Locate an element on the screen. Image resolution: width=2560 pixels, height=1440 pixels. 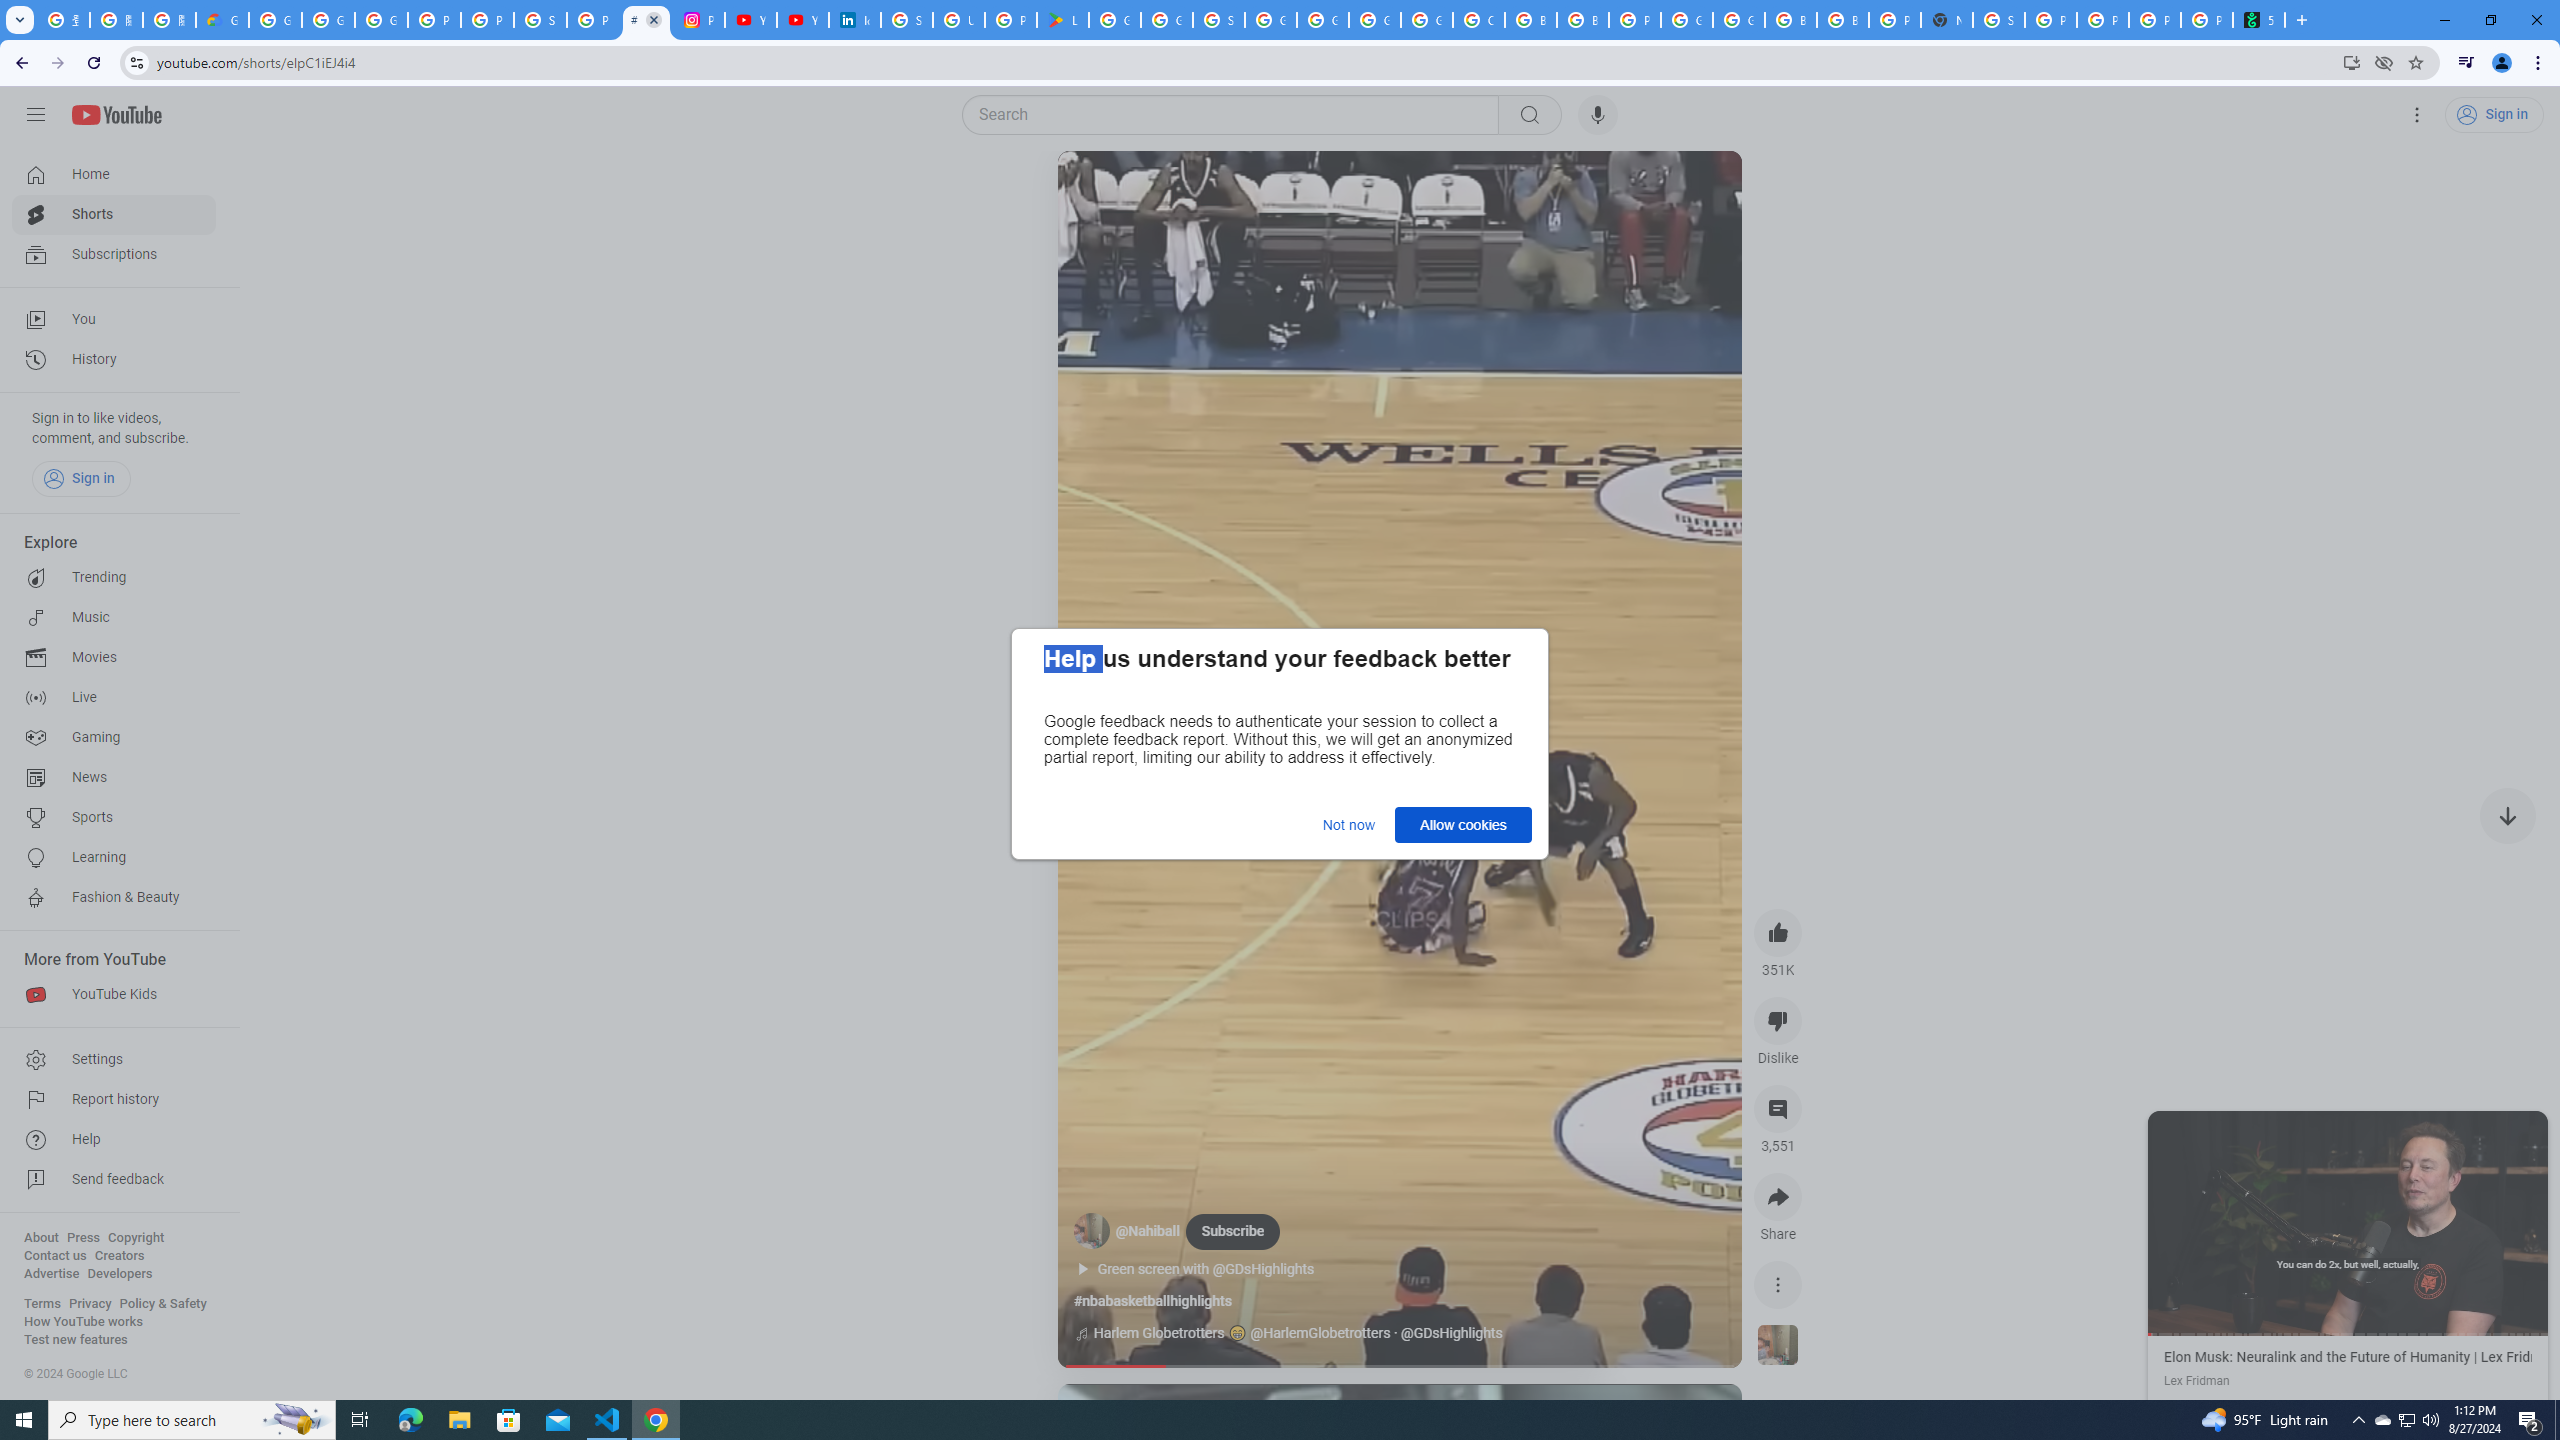
'Search with your voice' is located at coordinates (1597, 114).